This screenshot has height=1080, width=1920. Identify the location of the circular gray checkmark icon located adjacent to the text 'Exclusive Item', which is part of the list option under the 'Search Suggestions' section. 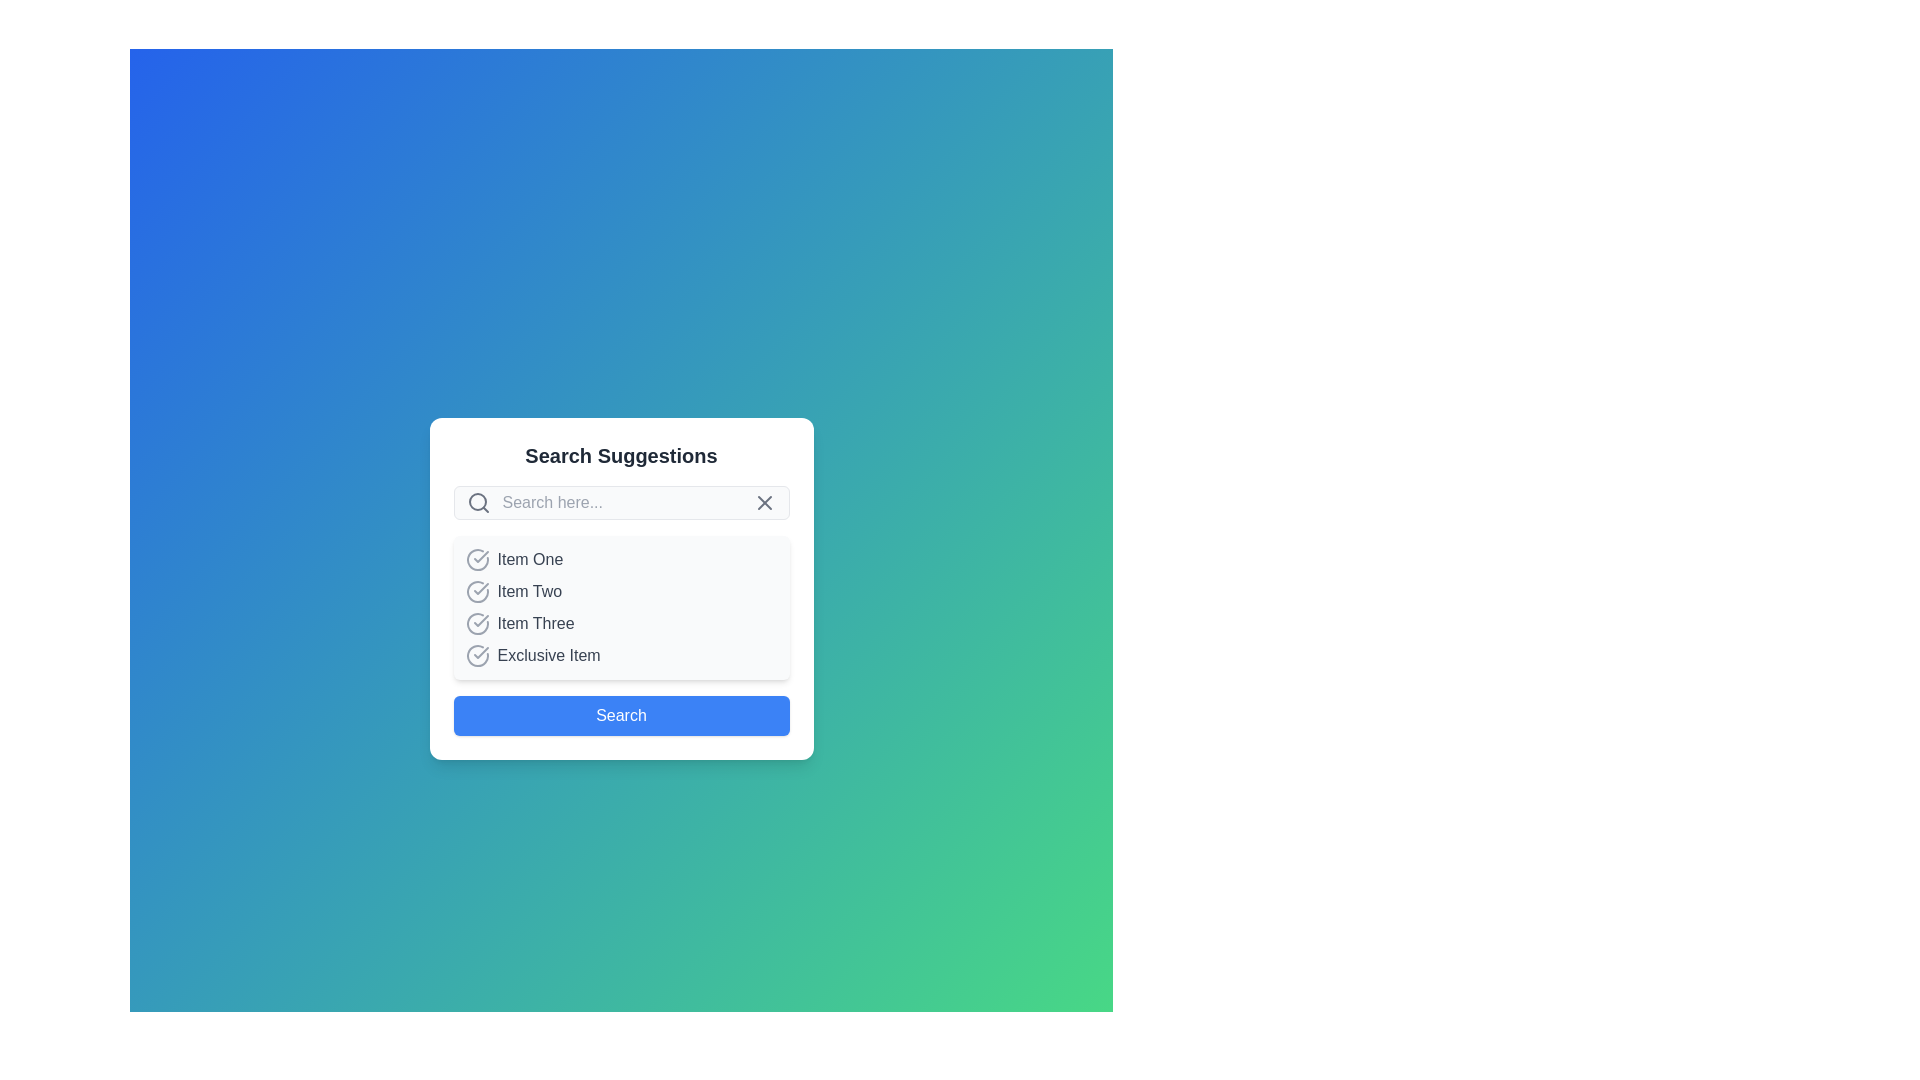
(476, 655).